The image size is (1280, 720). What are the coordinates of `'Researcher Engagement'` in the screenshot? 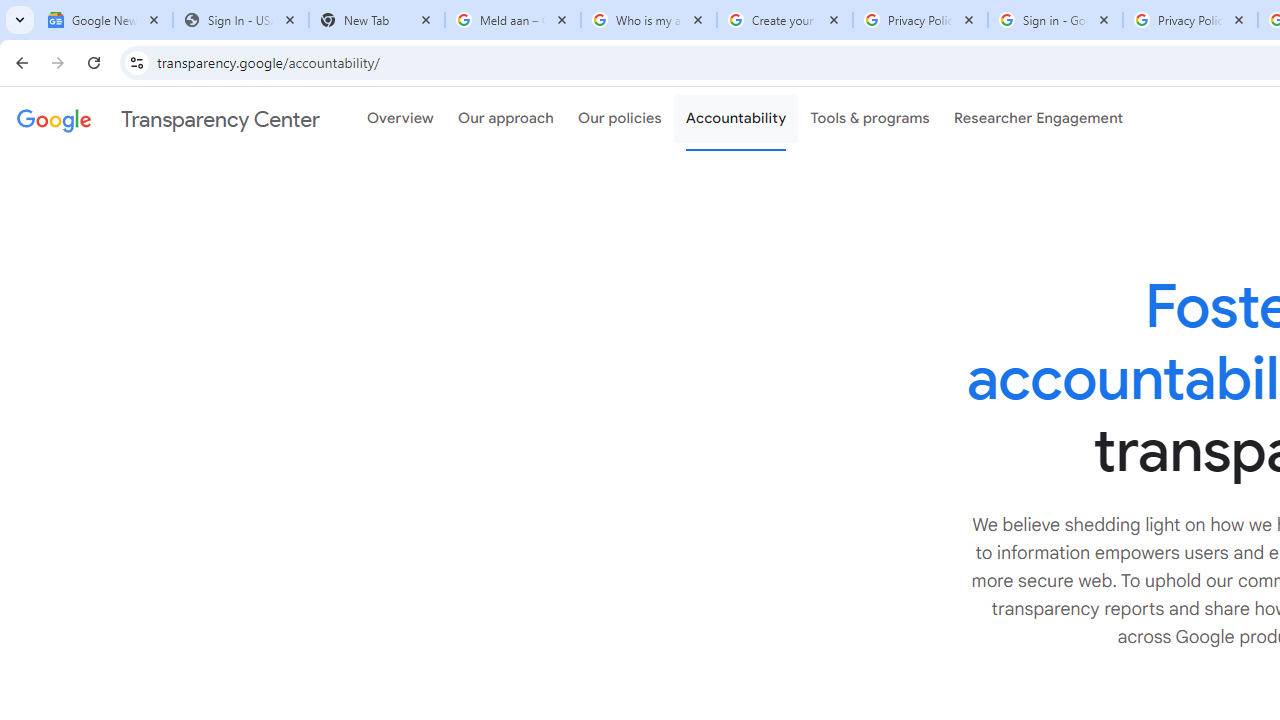 It's located at (1038, 119).